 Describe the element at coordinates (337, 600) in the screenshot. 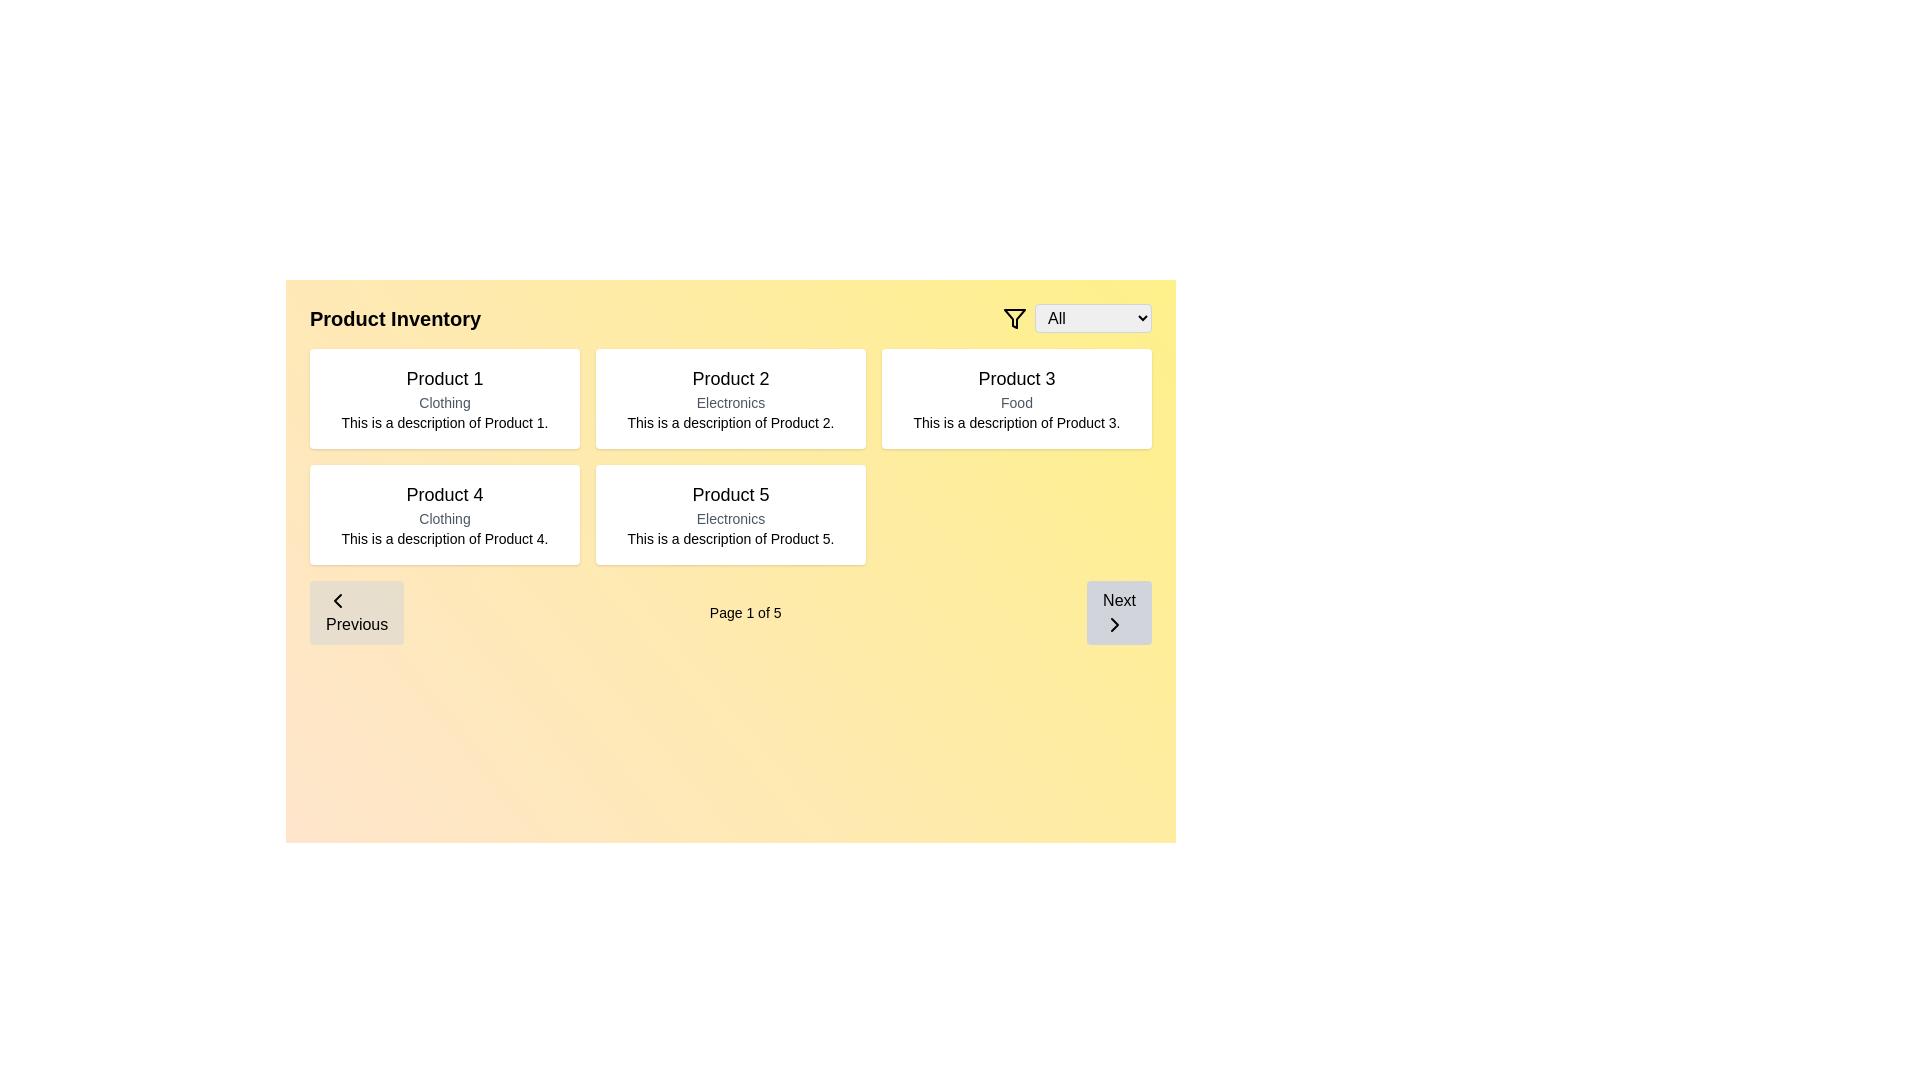

I see `the chevron-left SVG icon located within the 'Previous' button in the bottom-left section of the footer of the product inventory list` at that location.